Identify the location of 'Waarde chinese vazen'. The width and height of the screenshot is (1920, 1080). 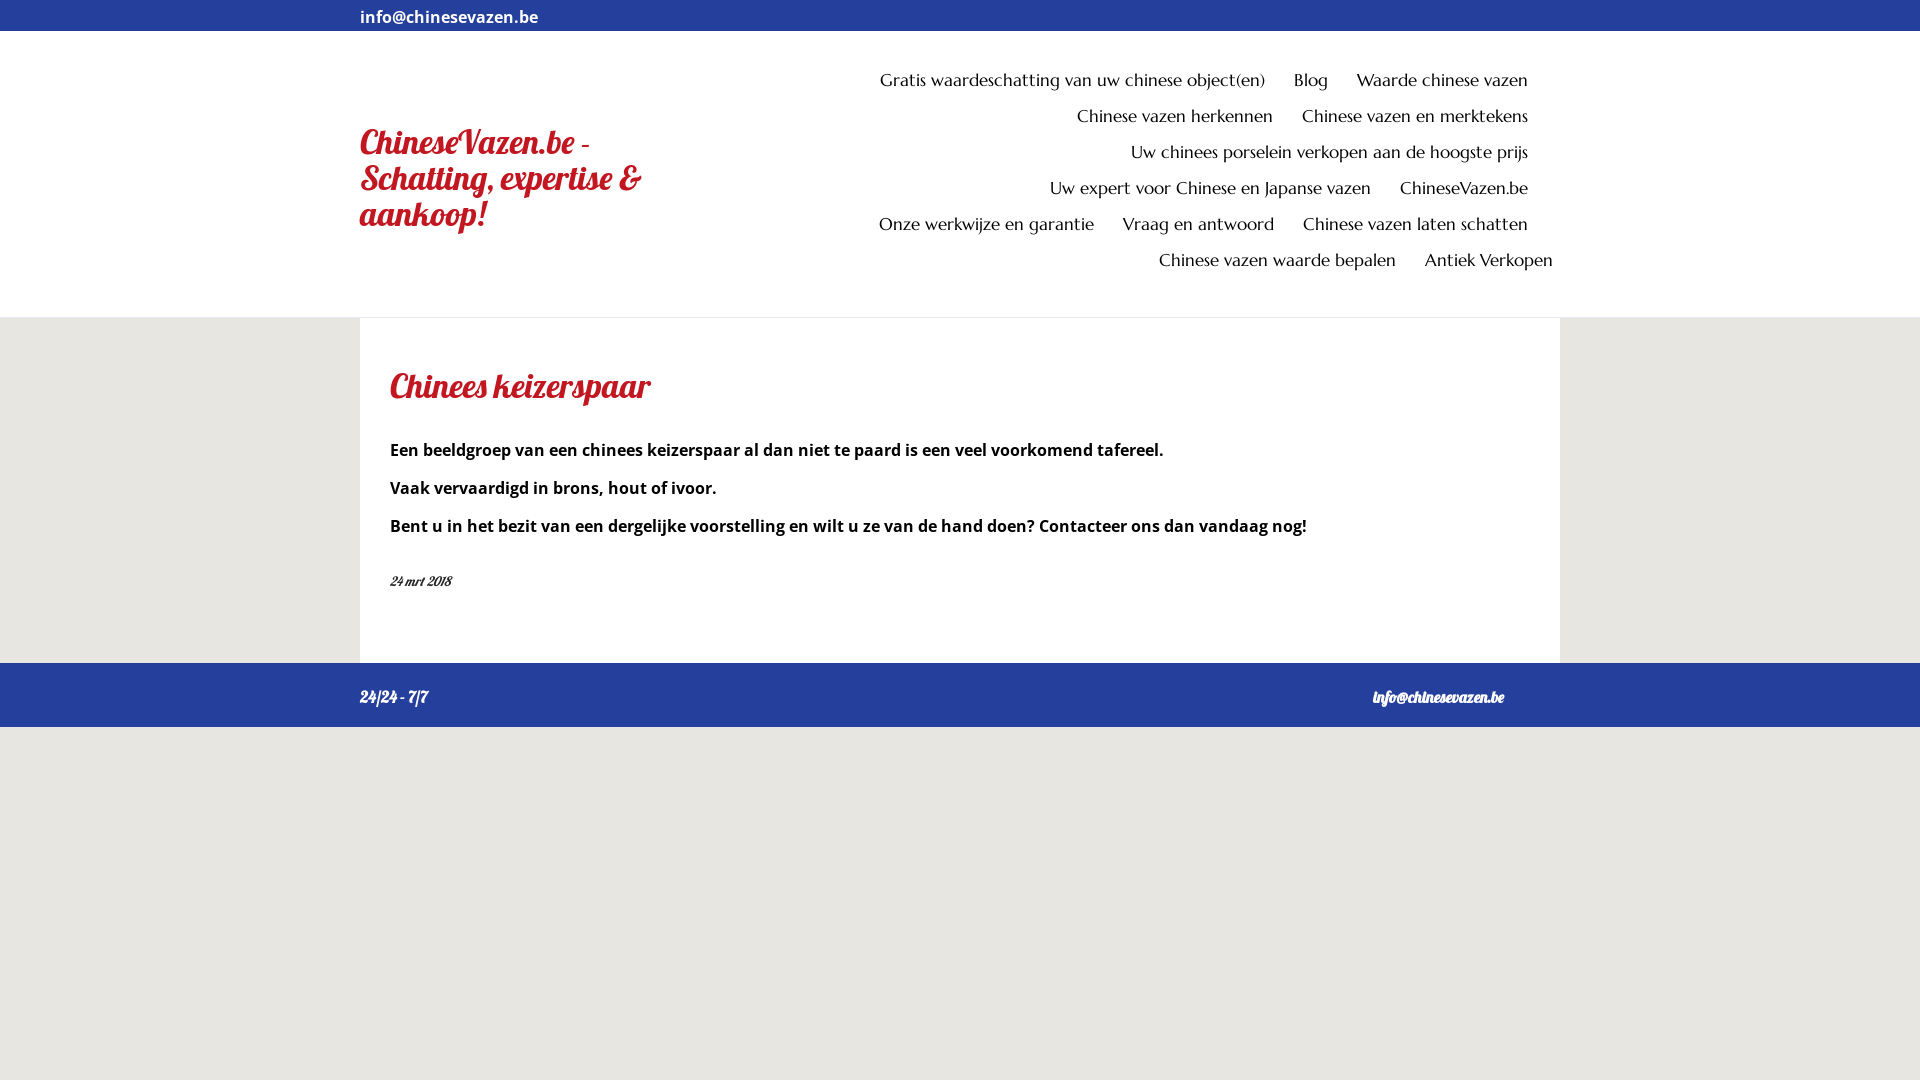
(1454, 83).